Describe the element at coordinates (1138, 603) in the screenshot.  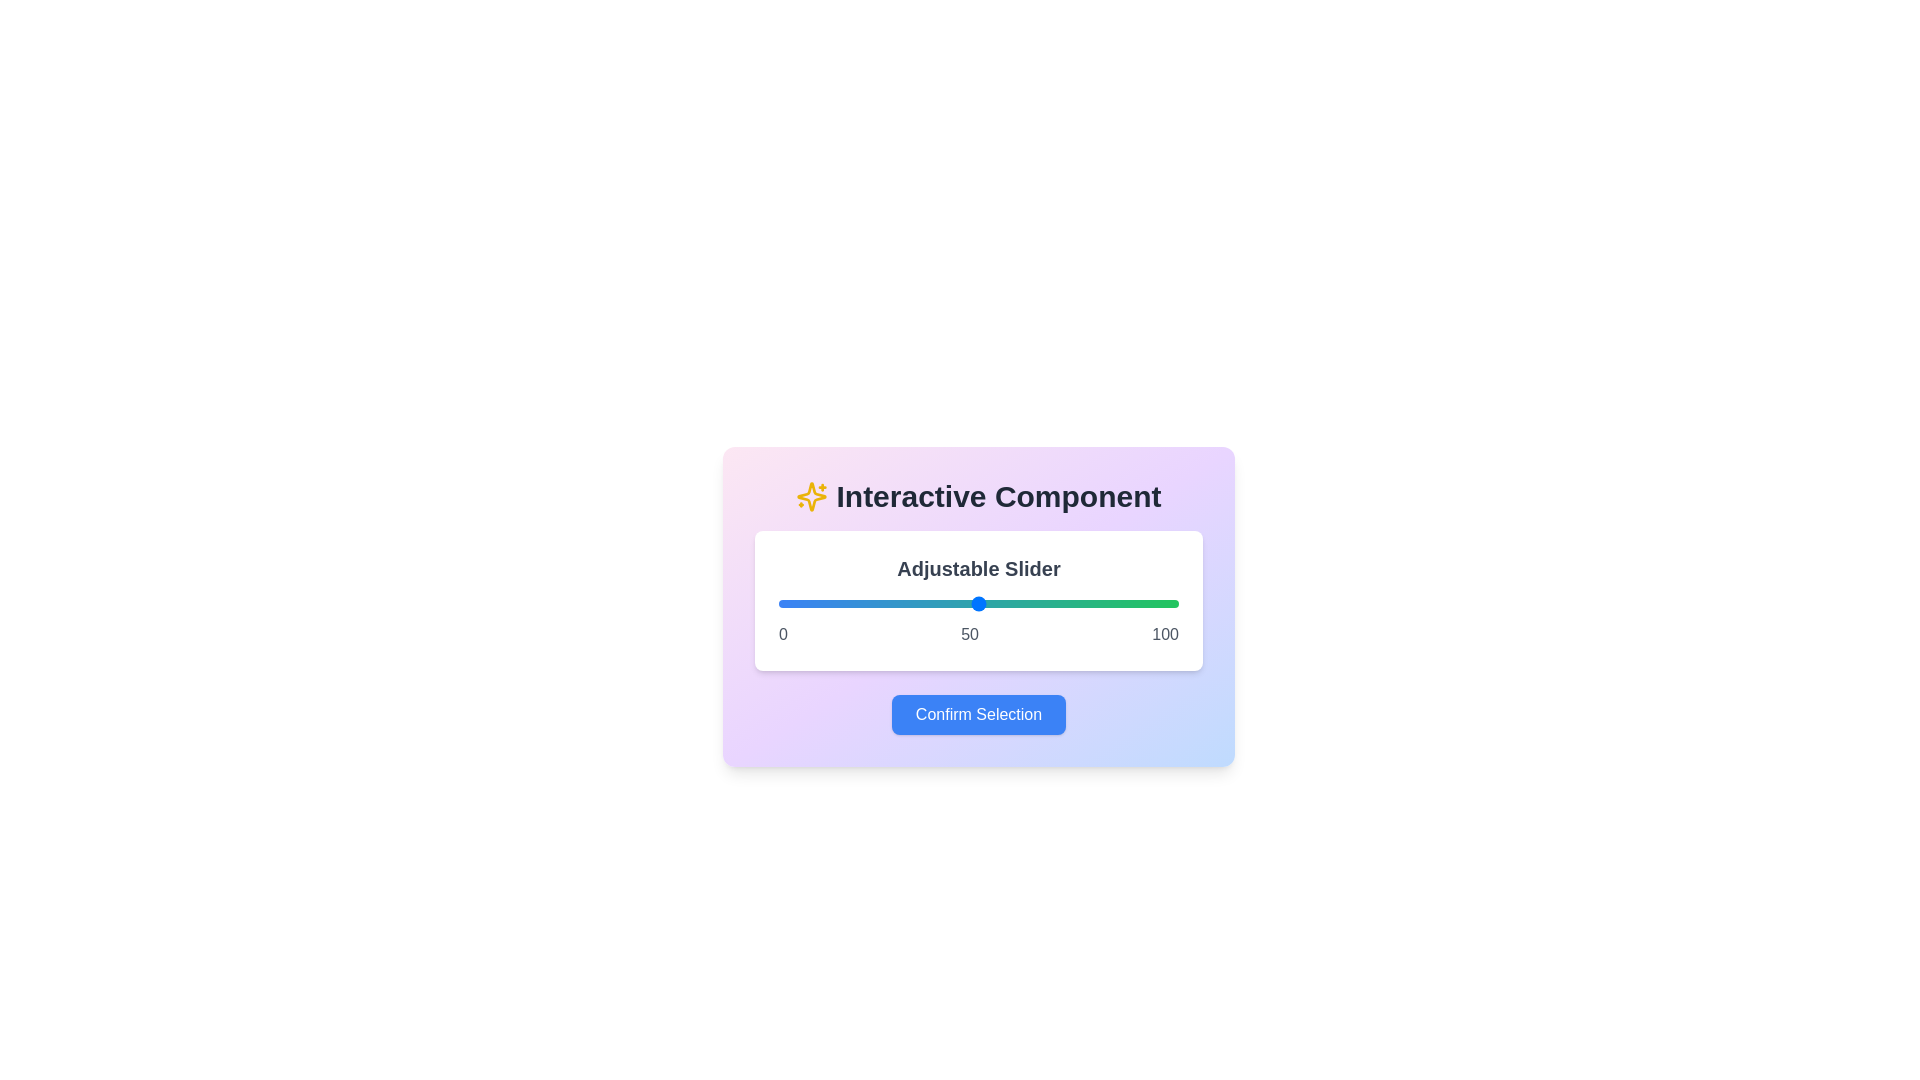
I see `the slider to a specific value 90` at that location.